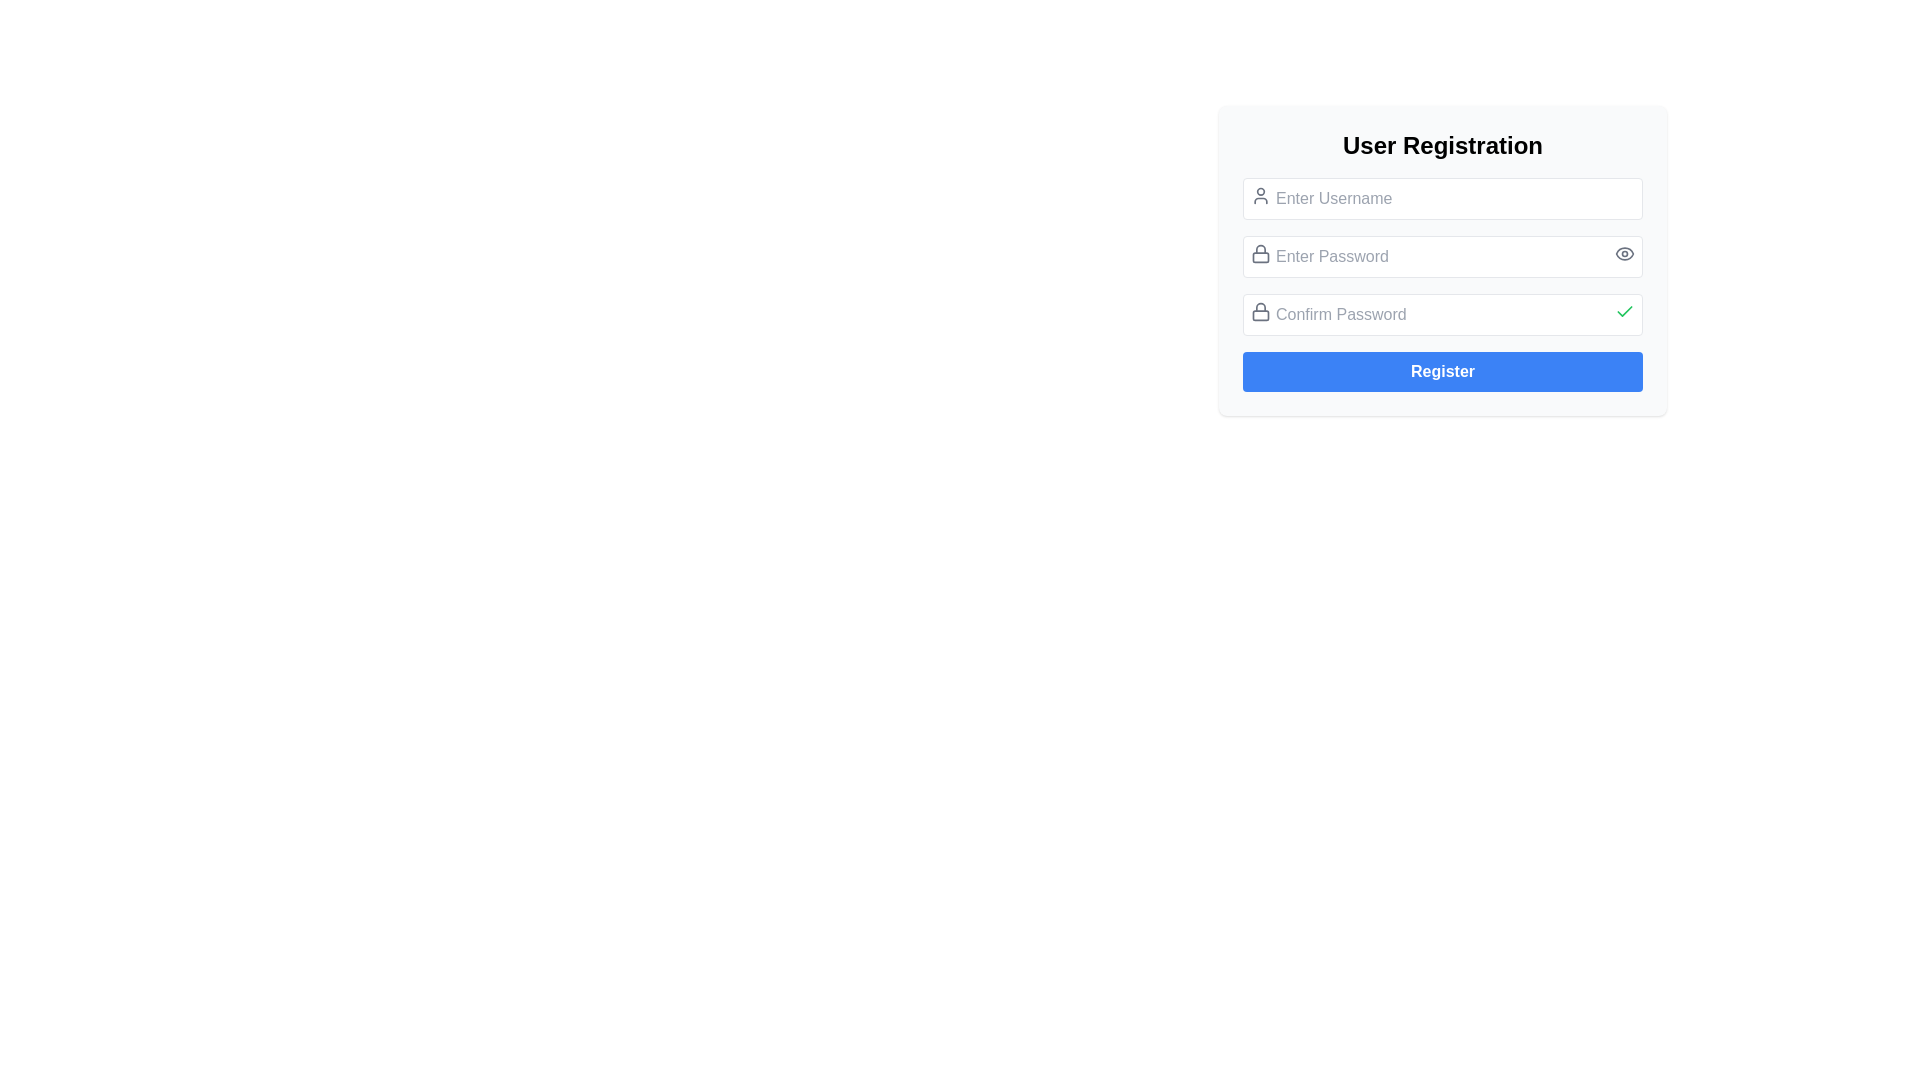  What do you see at coordinates (1443, 145) in the screenshot?
I see `the large, bold heading text 'User Registration' located prominently at the top of the registration card` at bounding box center [1443, 145].